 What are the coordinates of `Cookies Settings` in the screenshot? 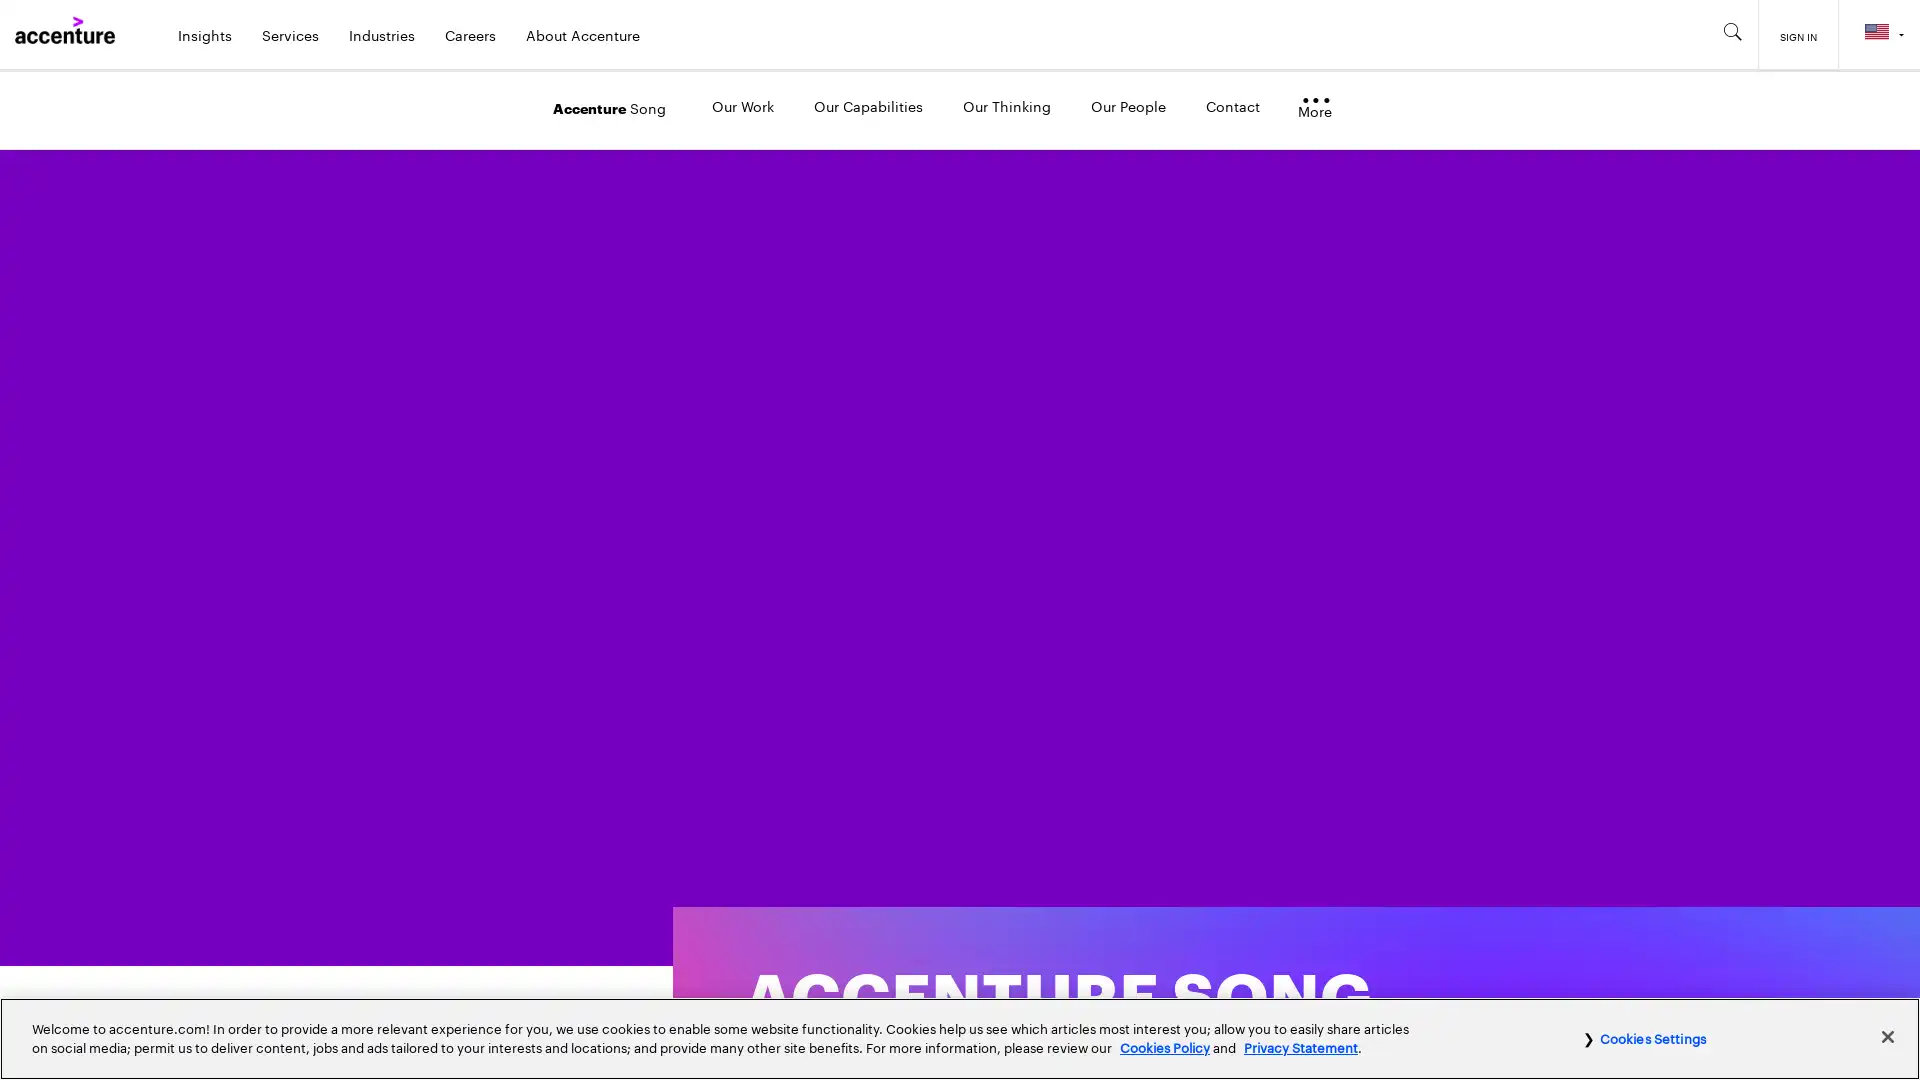 It's located at (1644, 1036).